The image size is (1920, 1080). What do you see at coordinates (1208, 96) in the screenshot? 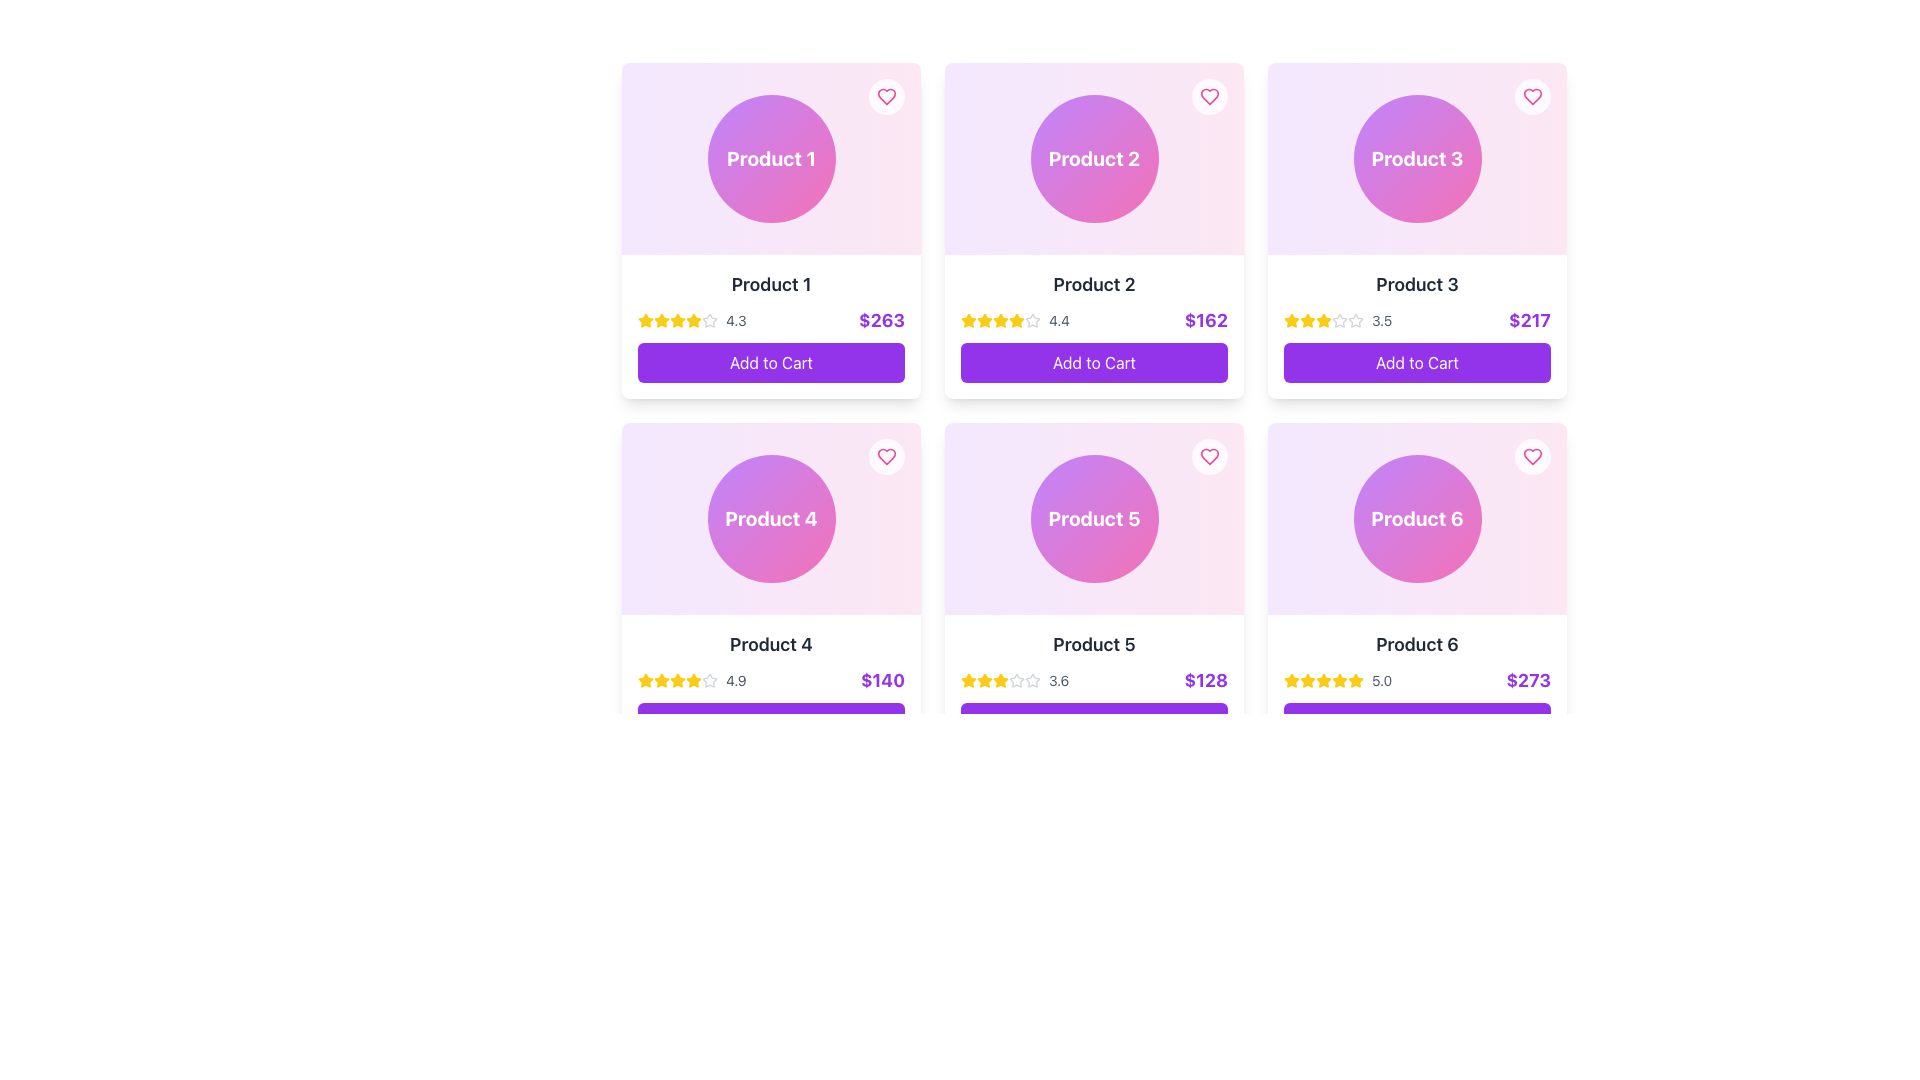
I see `the heart-shaped icon located at the top-right of the 'Product 2' card to mark the product as a favorite` at bounding box center [1208, 96].